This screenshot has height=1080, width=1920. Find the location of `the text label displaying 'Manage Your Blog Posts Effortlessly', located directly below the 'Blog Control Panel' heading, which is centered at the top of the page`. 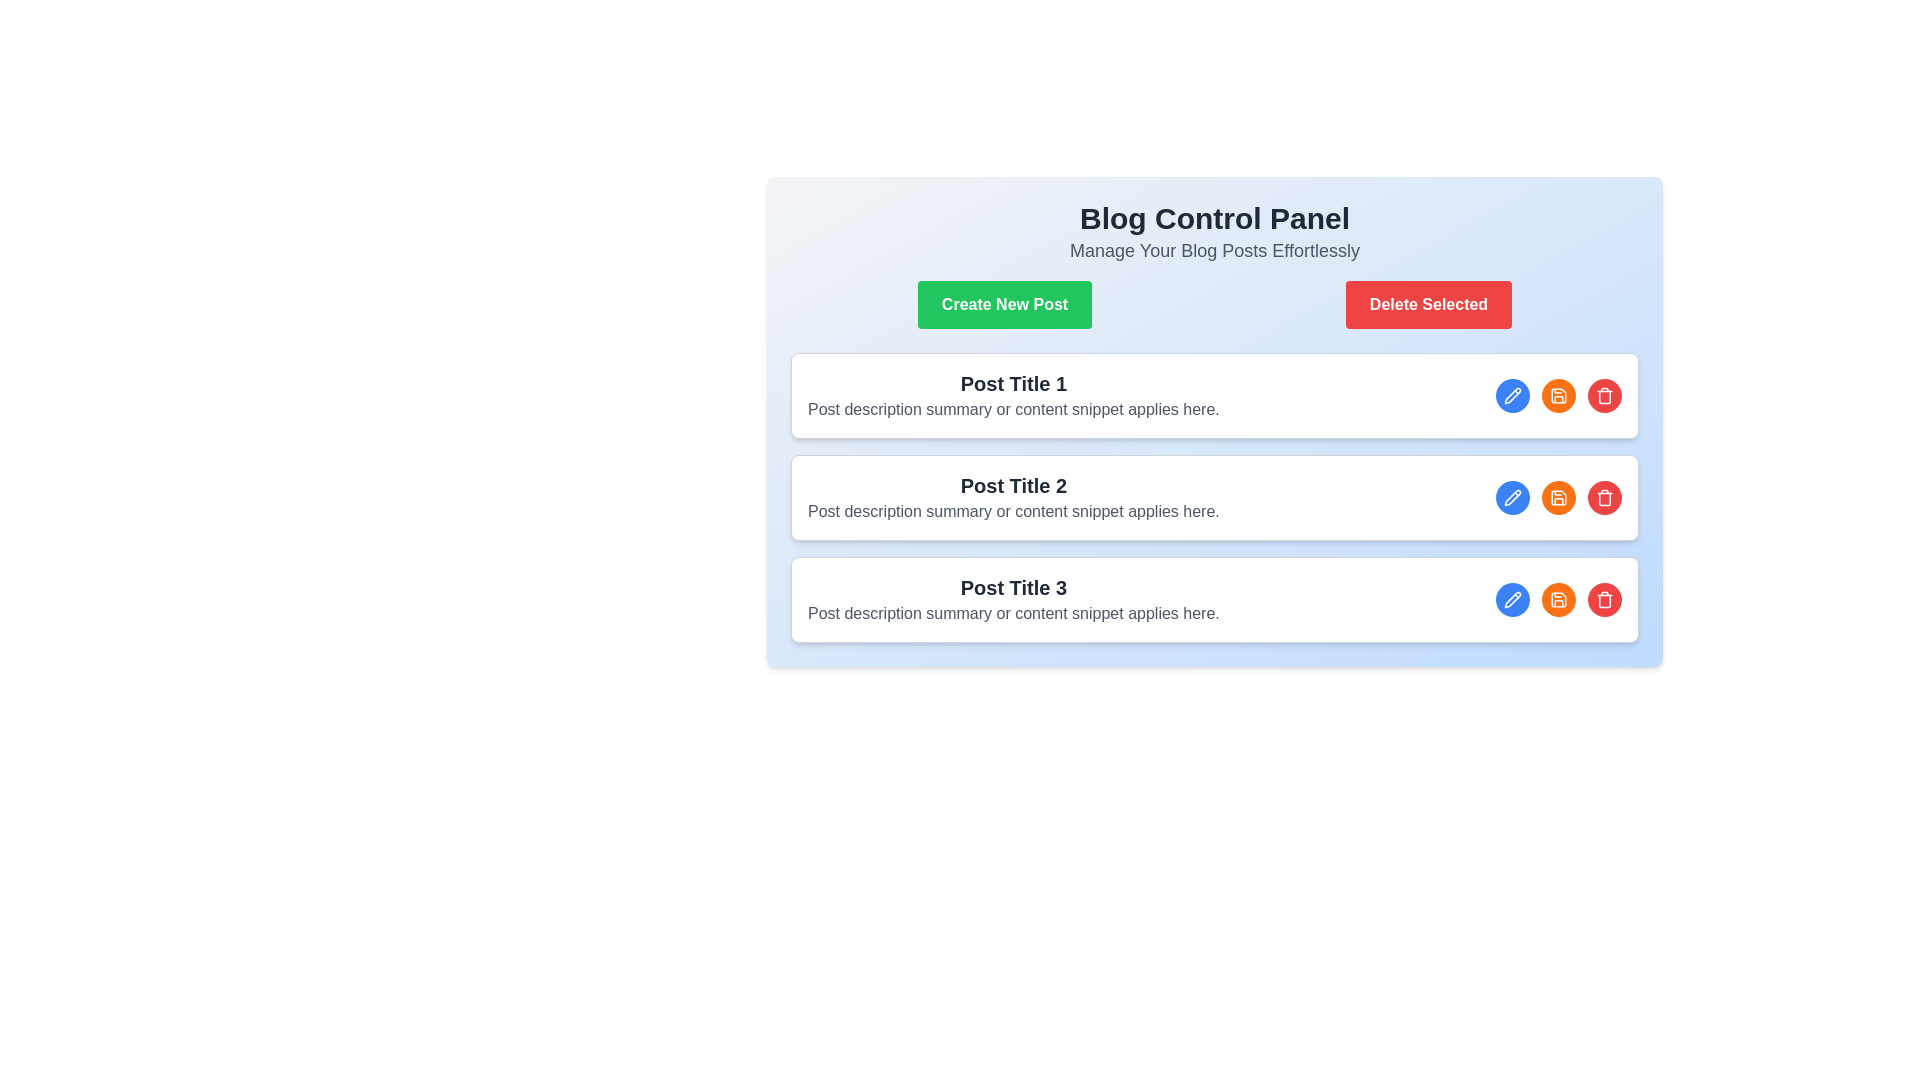

the text label displaying 'Manage Your Blog Posts Effortlessly', located directly below the 'Blog Control Panel' heading, which is centered at the top of the page is located at coordinates (1213, 249).